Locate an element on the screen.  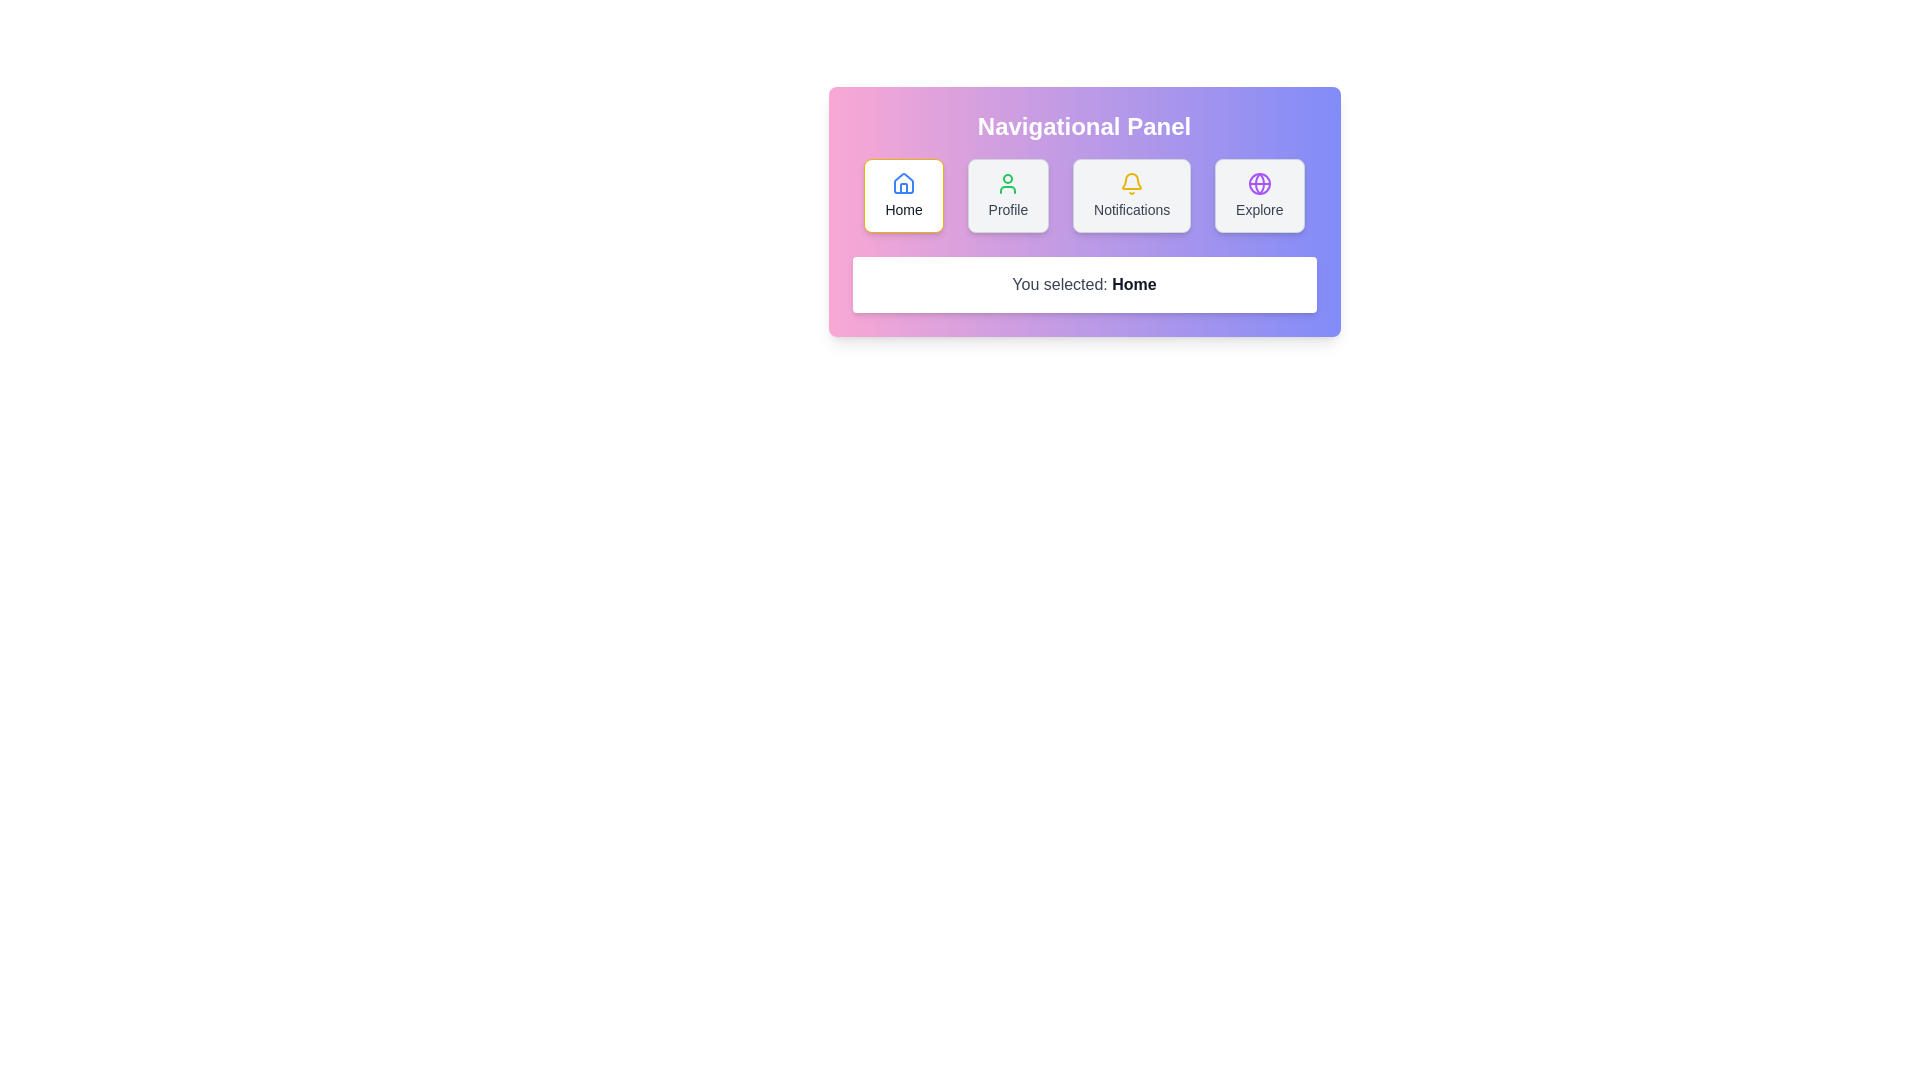
the house-shaped icon with a blue outline located within the 'Home' button in the 'Navigational Panel' is located at coordinates (903, 183).